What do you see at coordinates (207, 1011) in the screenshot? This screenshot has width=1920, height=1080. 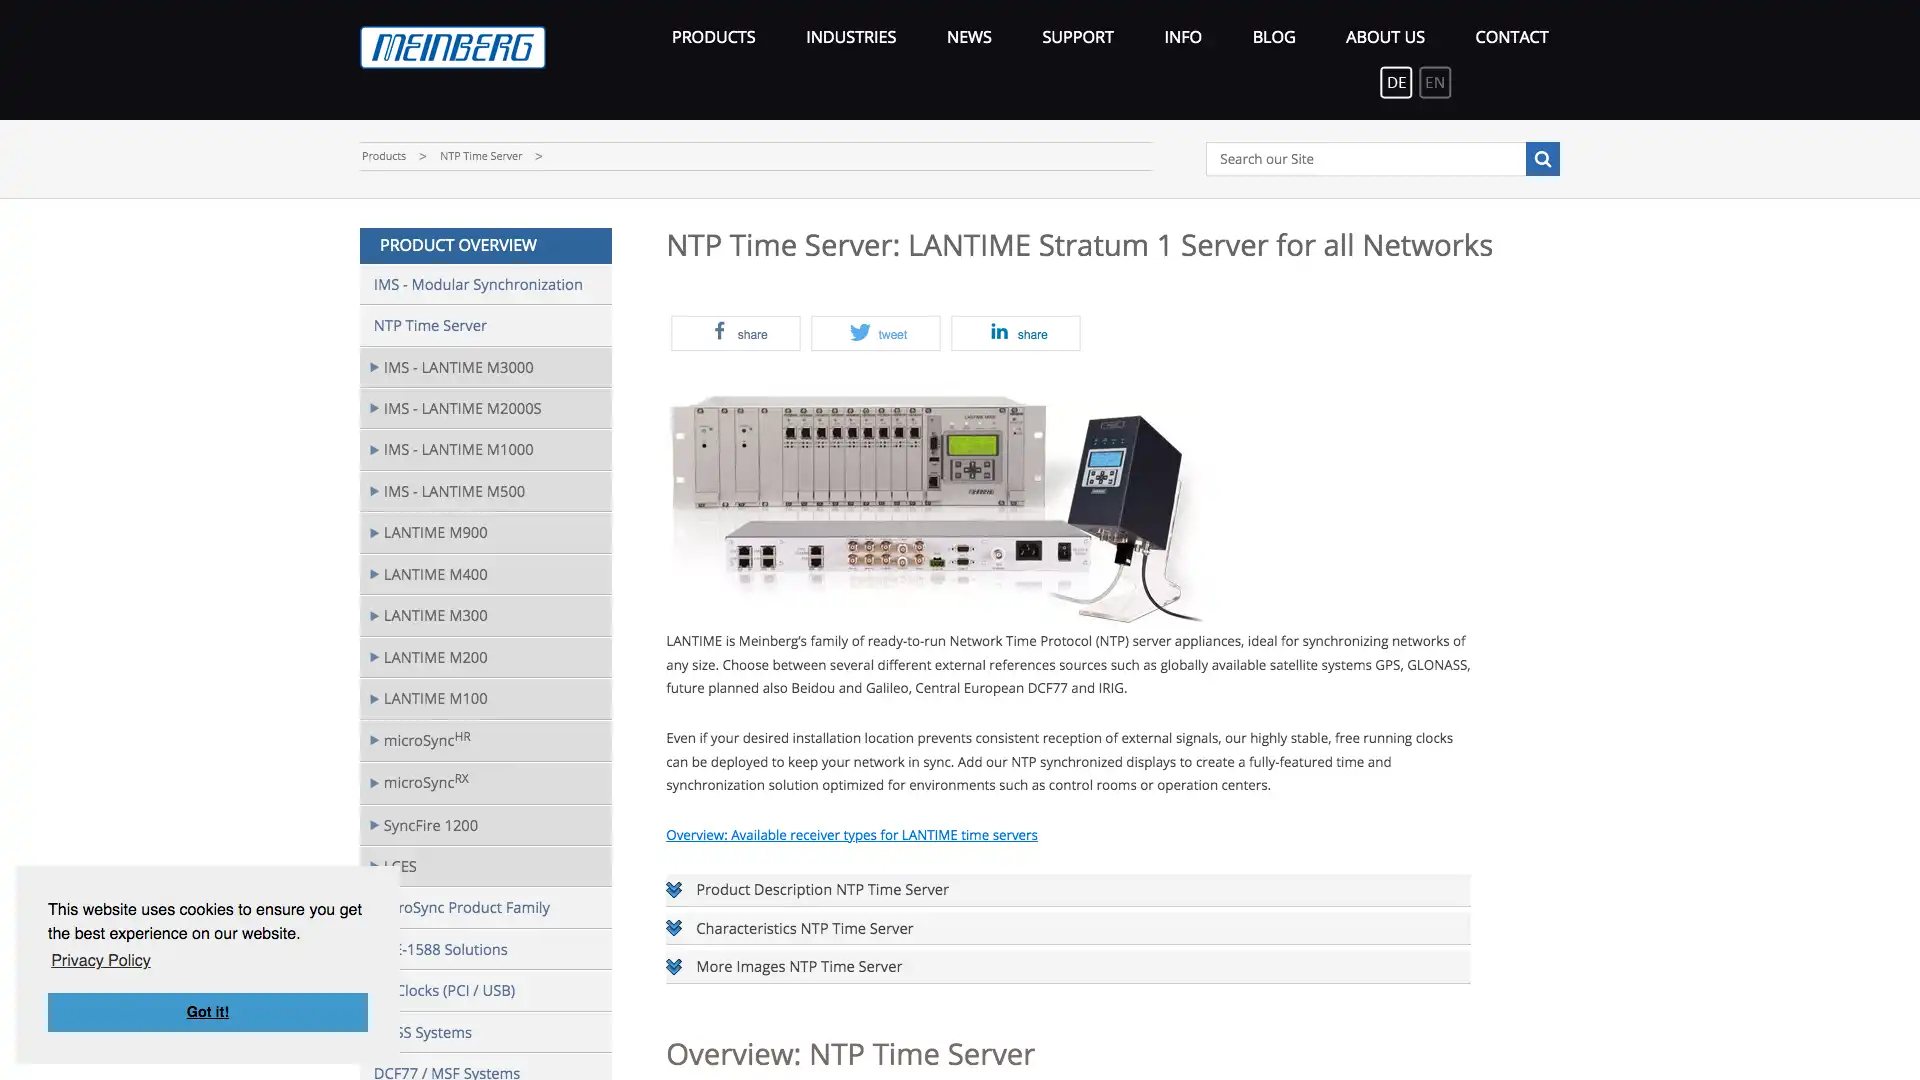 I see `dismiss cookie message` at bounding box center [207, 1011].